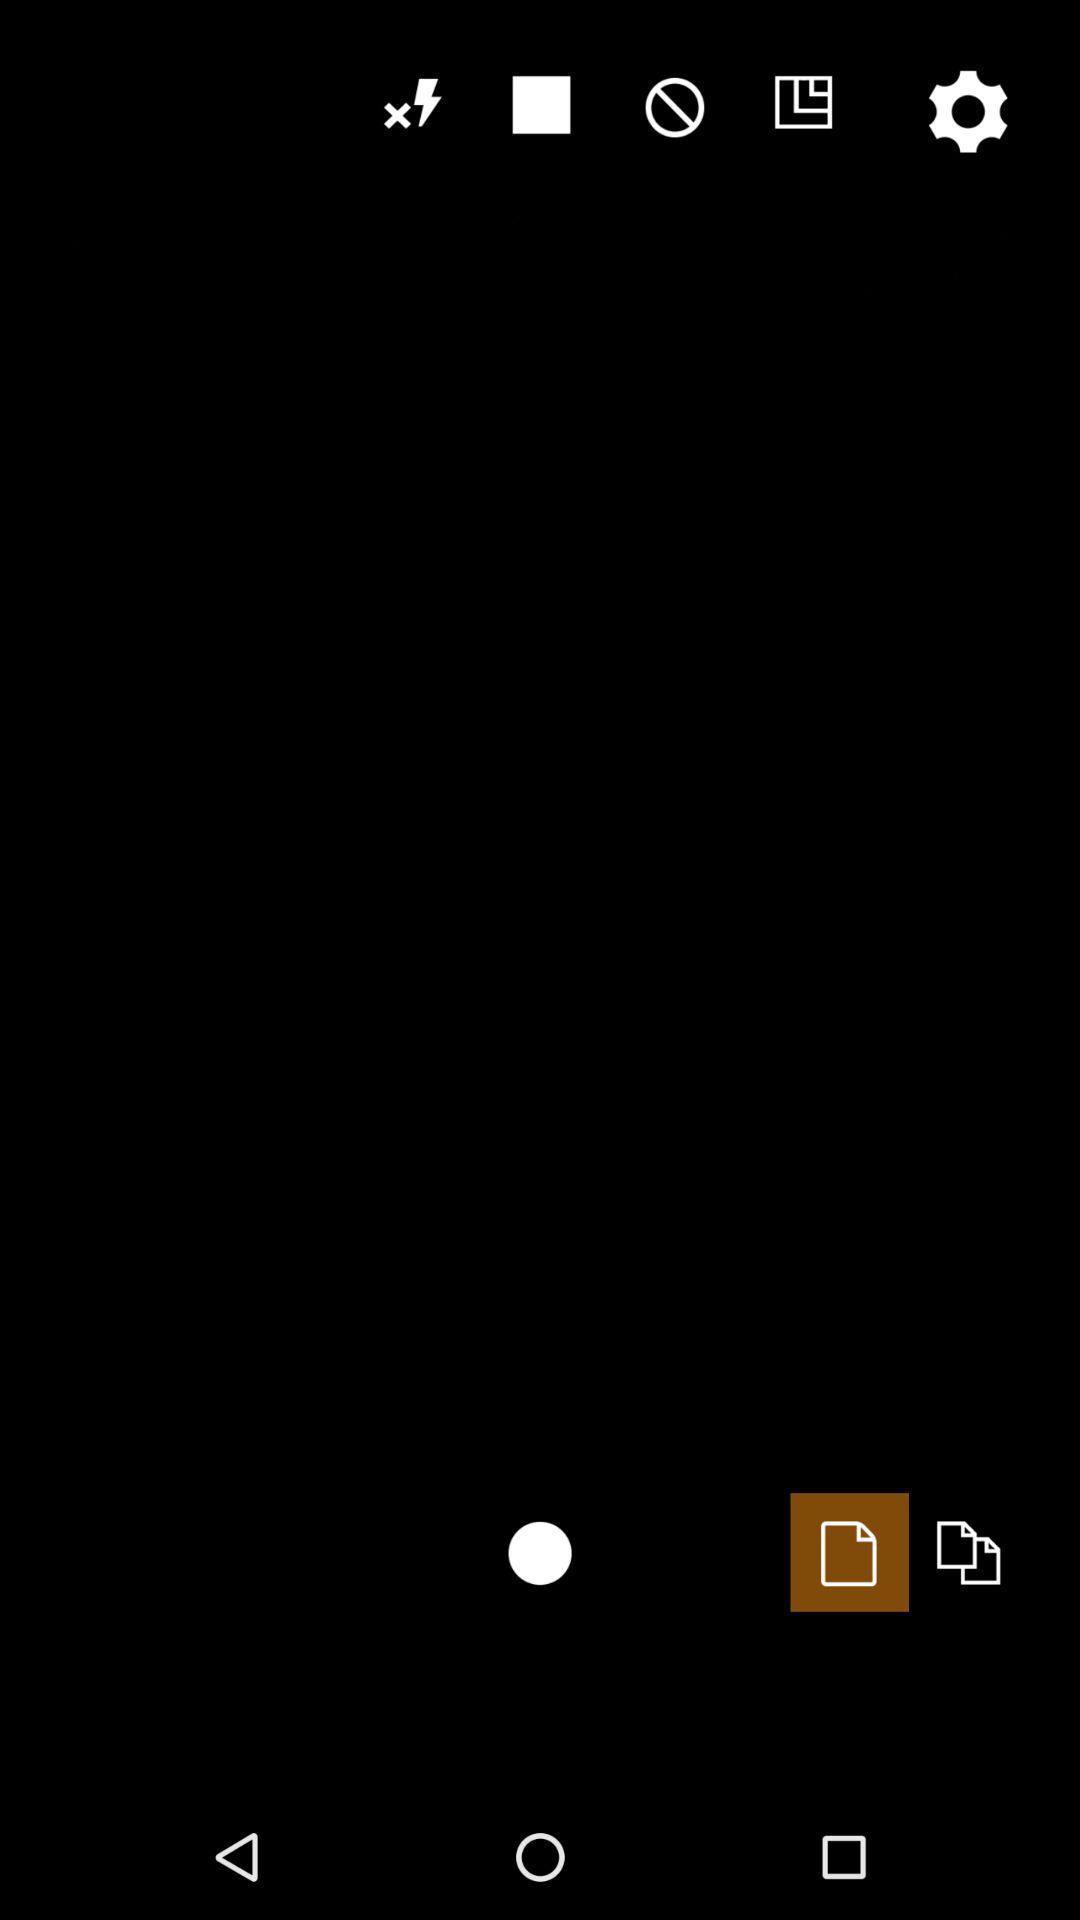 The height and width of the screenshot is (1920, 1080). Describe the element at coordinates (802, 104) in the screenshot. I see `the save icon` at that location.